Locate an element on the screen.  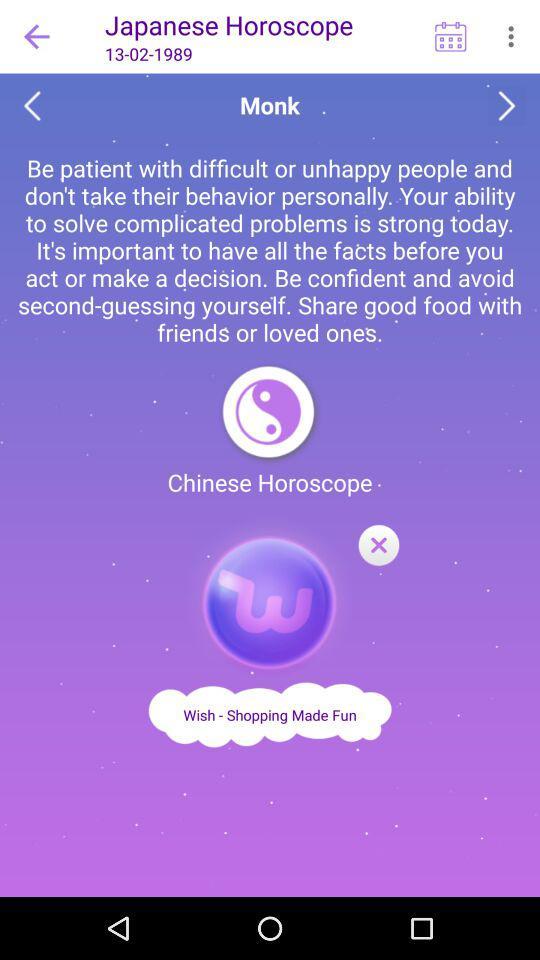
link to wish is located at coordinates (270, 714).